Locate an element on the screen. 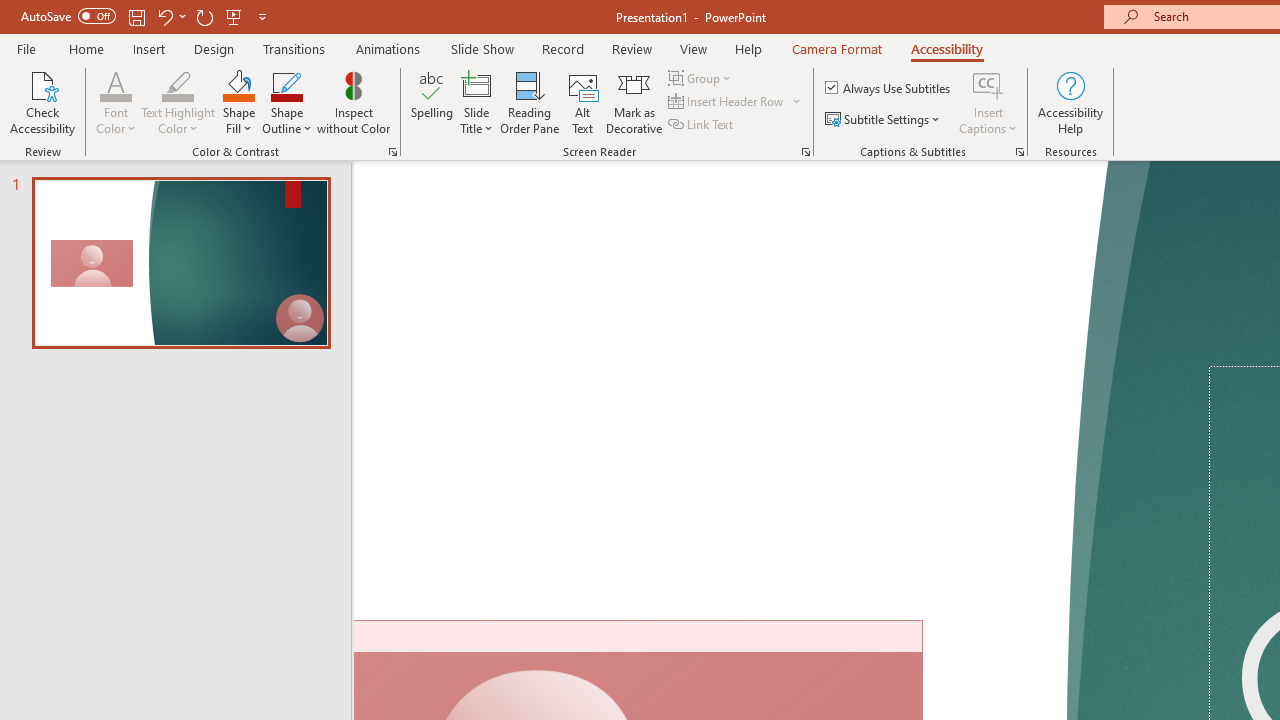 The width and height of the screenshot is (1280, 720). 'Mark as Decorative' is located at coordinates (633, 103).